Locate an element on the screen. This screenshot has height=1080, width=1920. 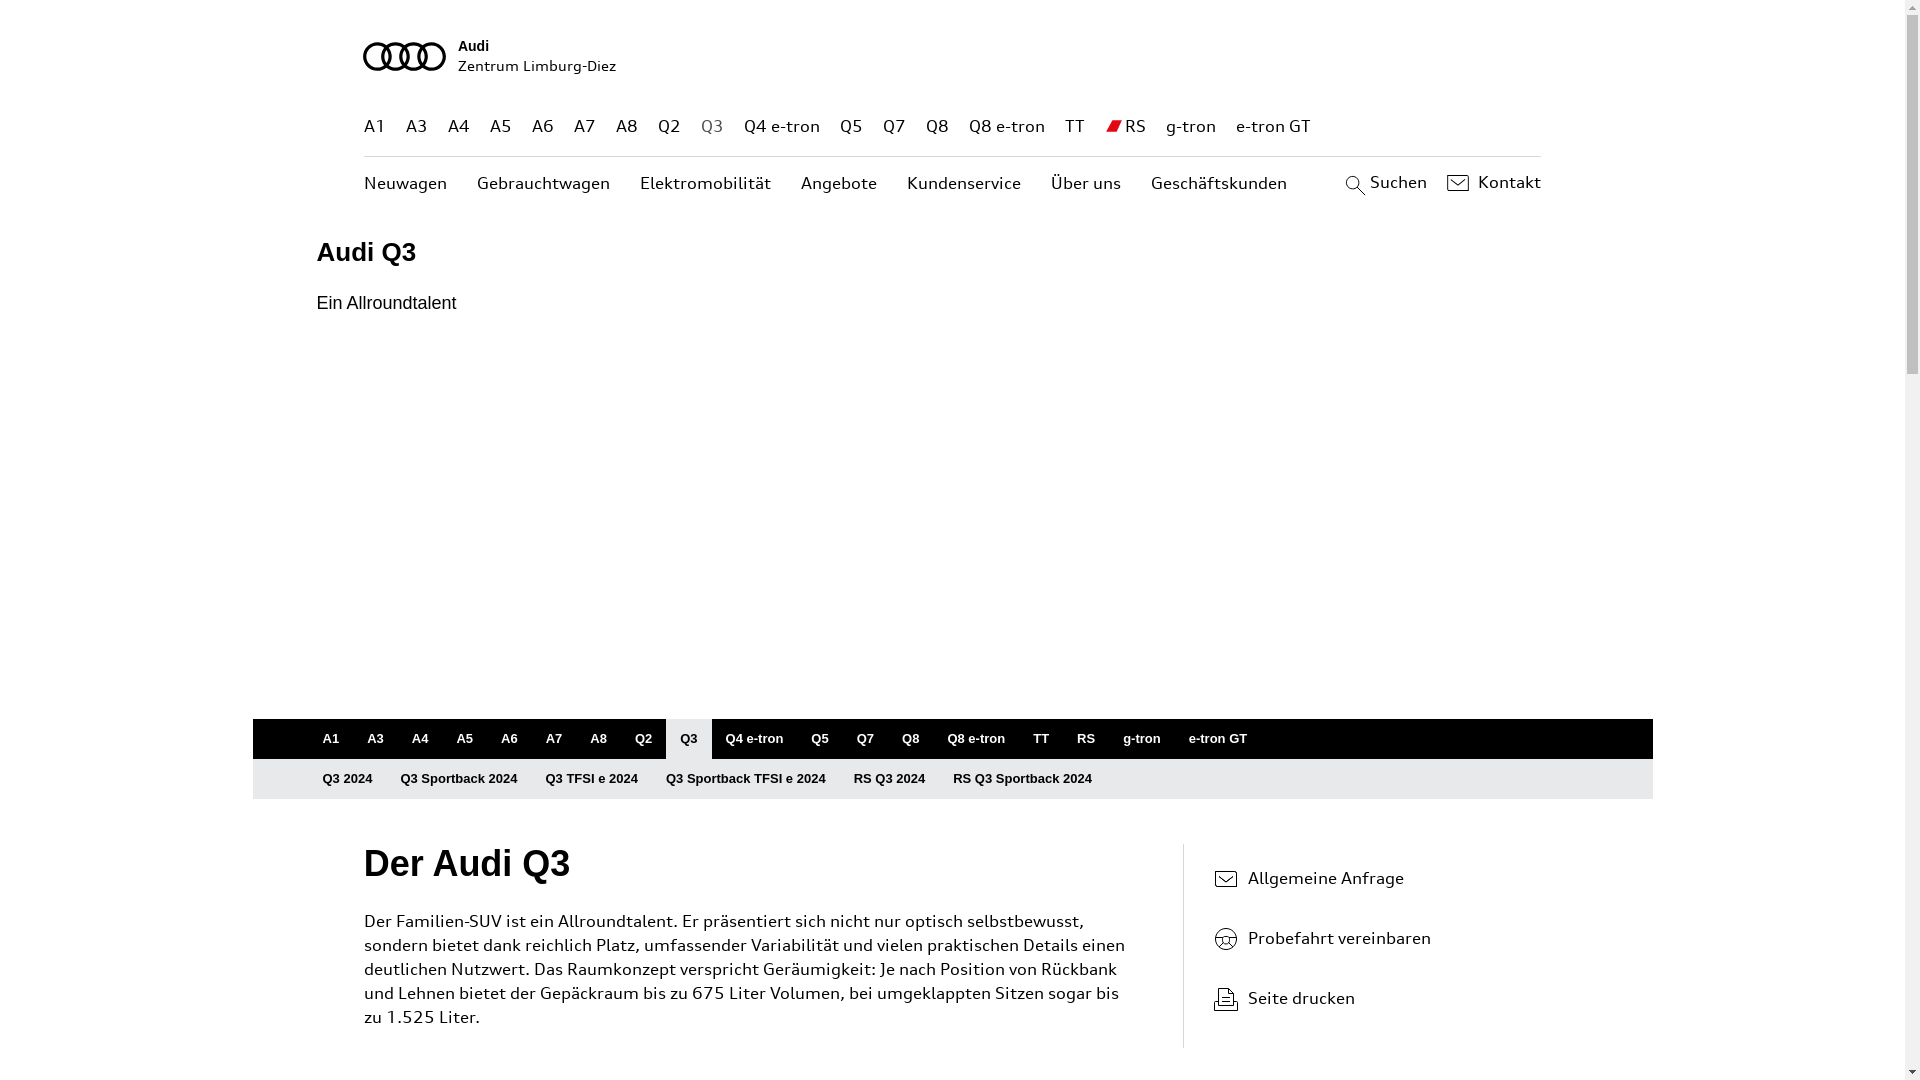
'Q3' is located at coordinates (712, 126).